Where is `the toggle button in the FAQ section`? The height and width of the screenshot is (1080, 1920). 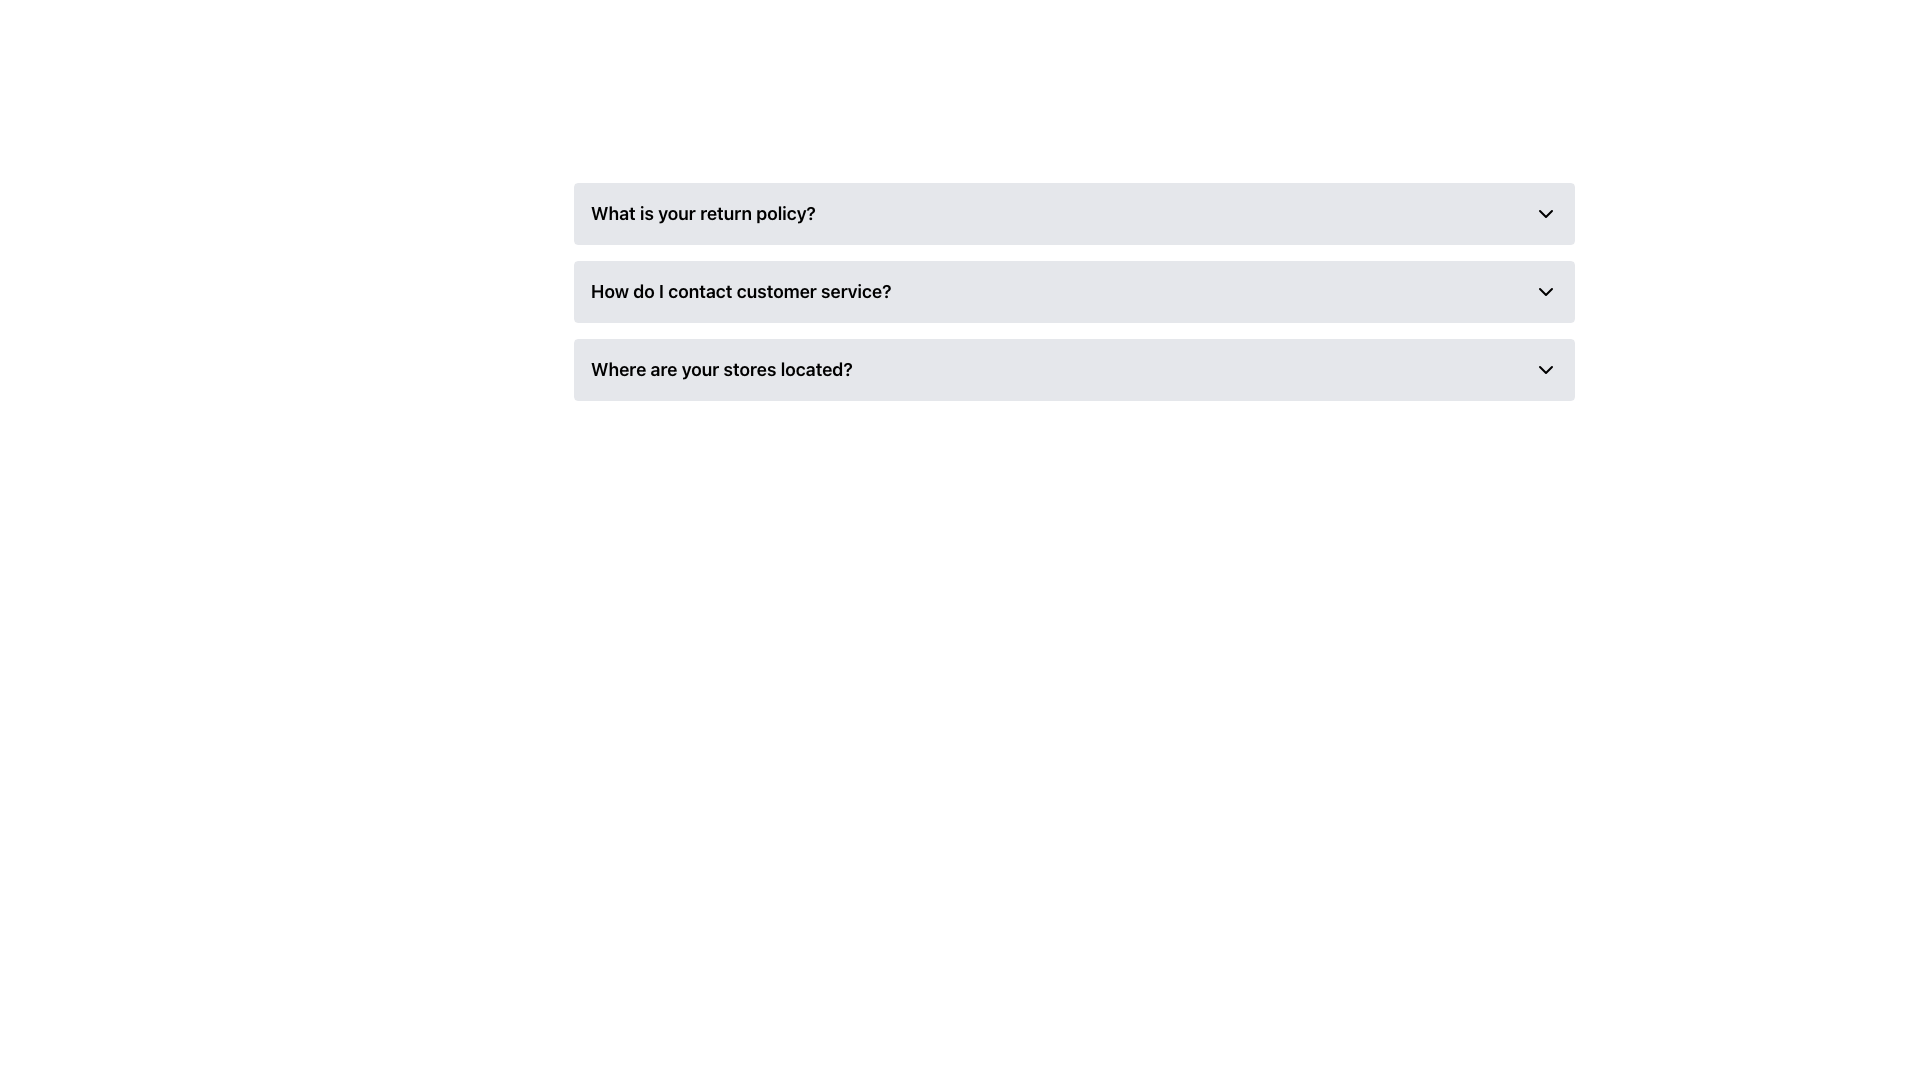 the toggle button in the FAQ section is located at coordinates (1073, 292).